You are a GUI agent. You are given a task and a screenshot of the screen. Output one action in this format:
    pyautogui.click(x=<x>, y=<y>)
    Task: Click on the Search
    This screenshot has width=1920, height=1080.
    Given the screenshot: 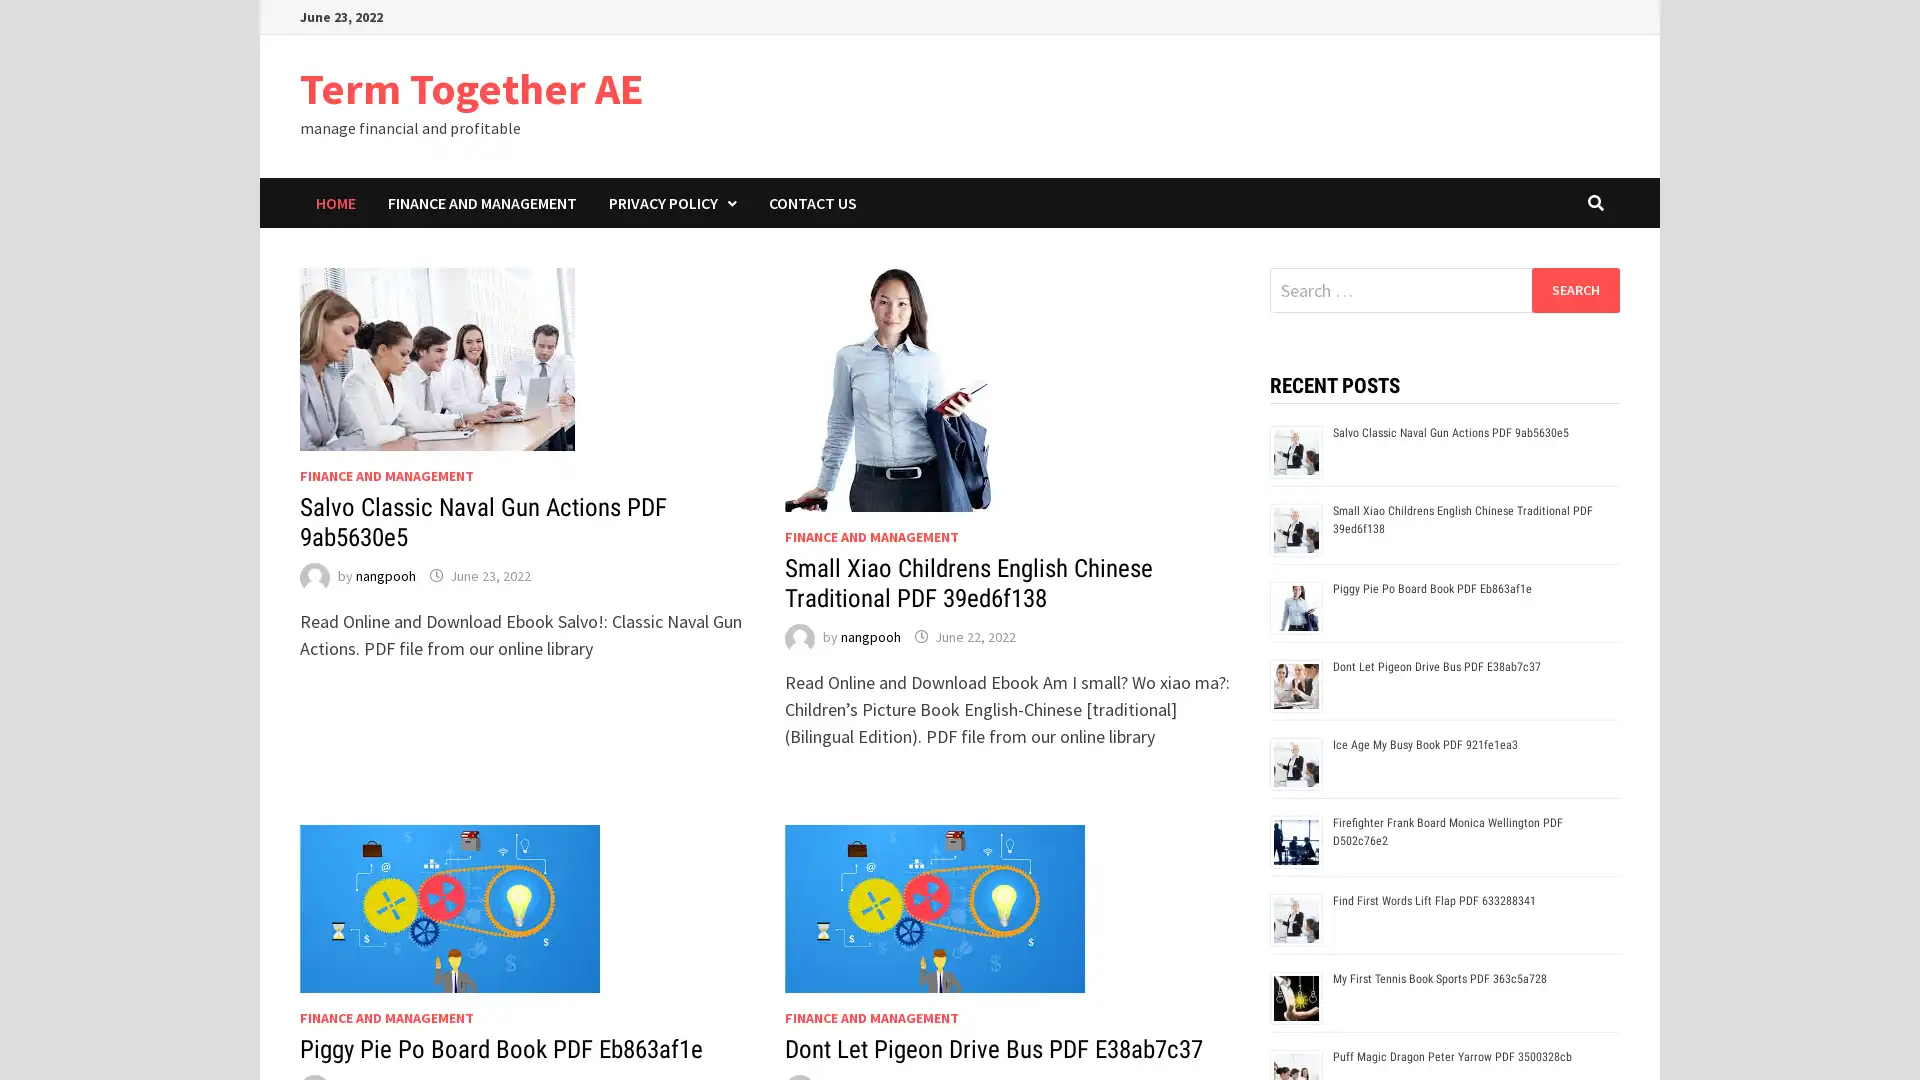 What is the action you would take?
    pyautogui.click(x=1574, y=289)
    